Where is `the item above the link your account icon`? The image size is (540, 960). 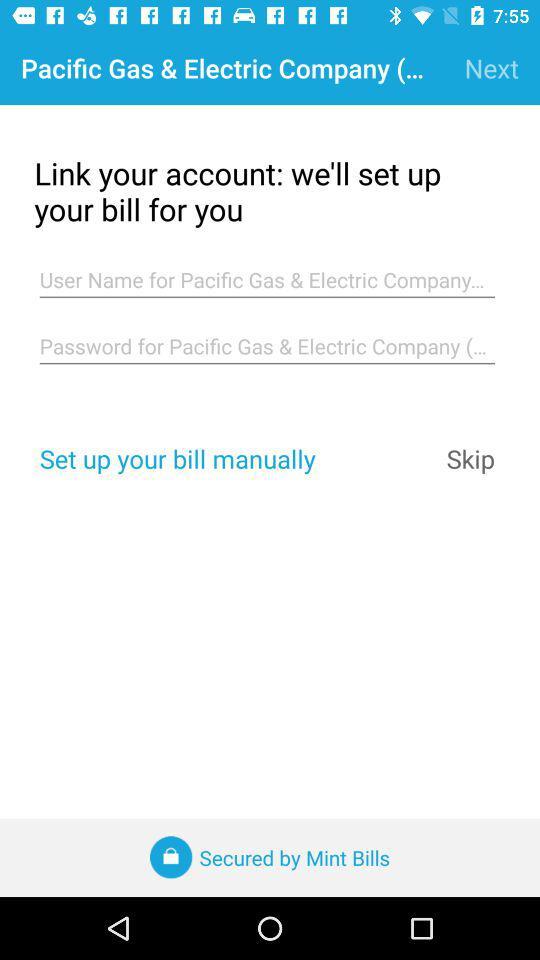 the item above the link your account icon is located at coordinates (490, 68).